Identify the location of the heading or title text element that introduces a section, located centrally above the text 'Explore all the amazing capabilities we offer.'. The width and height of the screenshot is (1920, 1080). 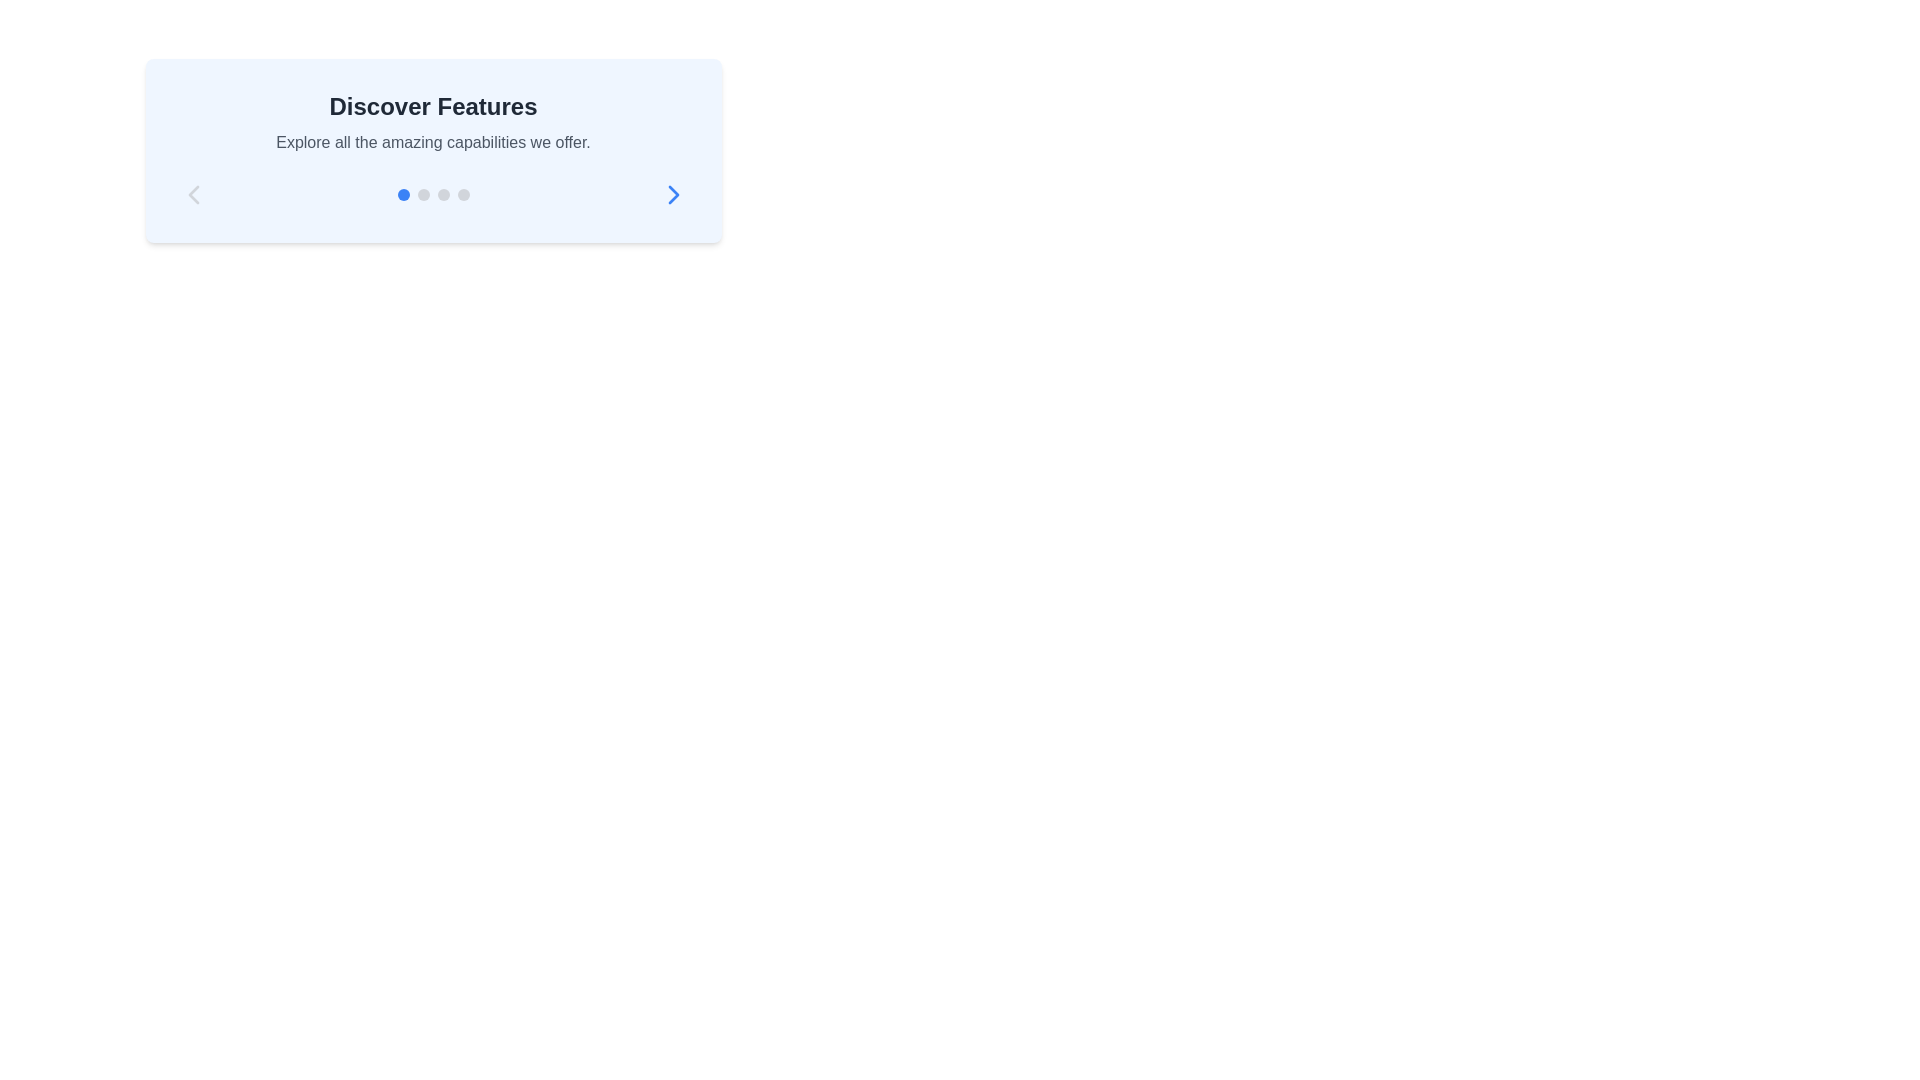
(432, 107).